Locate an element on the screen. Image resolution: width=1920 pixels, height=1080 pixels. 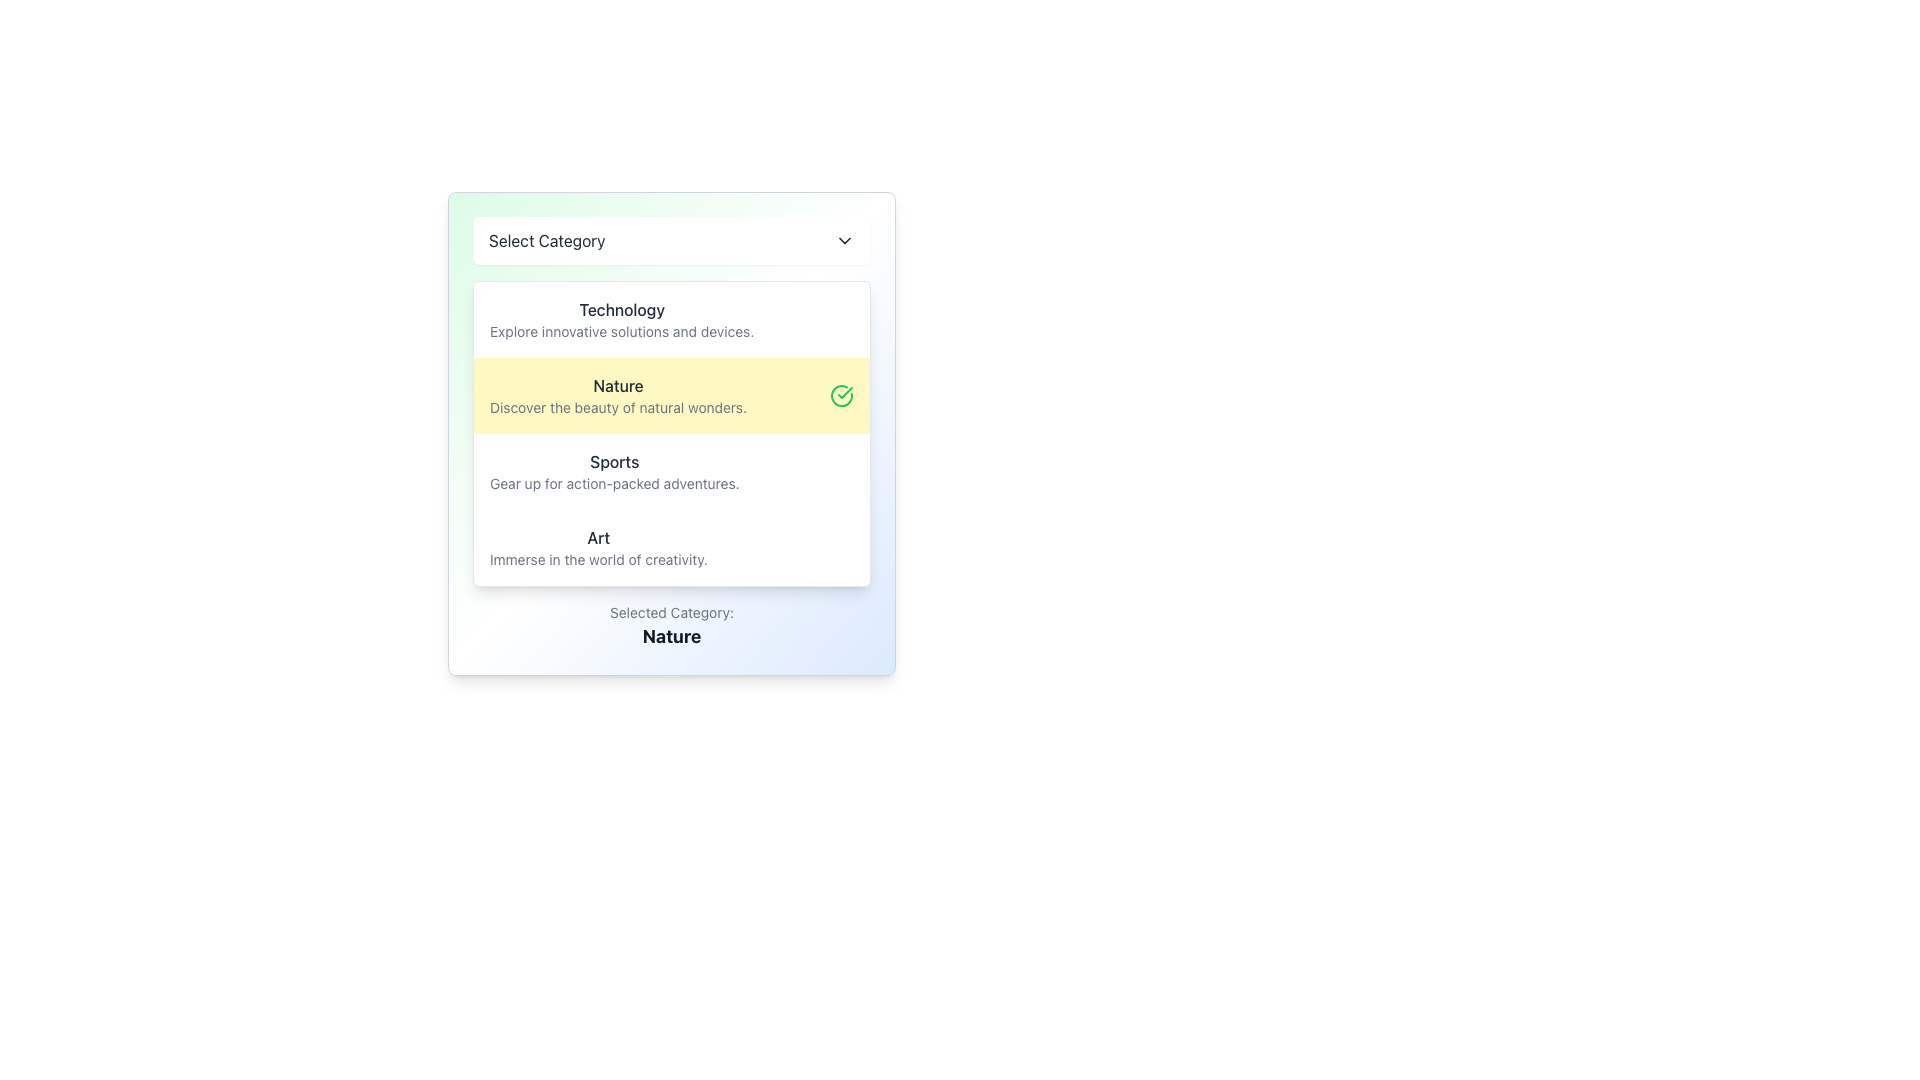
the third selectable item in the list under the 'Select Category' section is located at coordinates (672, 471).